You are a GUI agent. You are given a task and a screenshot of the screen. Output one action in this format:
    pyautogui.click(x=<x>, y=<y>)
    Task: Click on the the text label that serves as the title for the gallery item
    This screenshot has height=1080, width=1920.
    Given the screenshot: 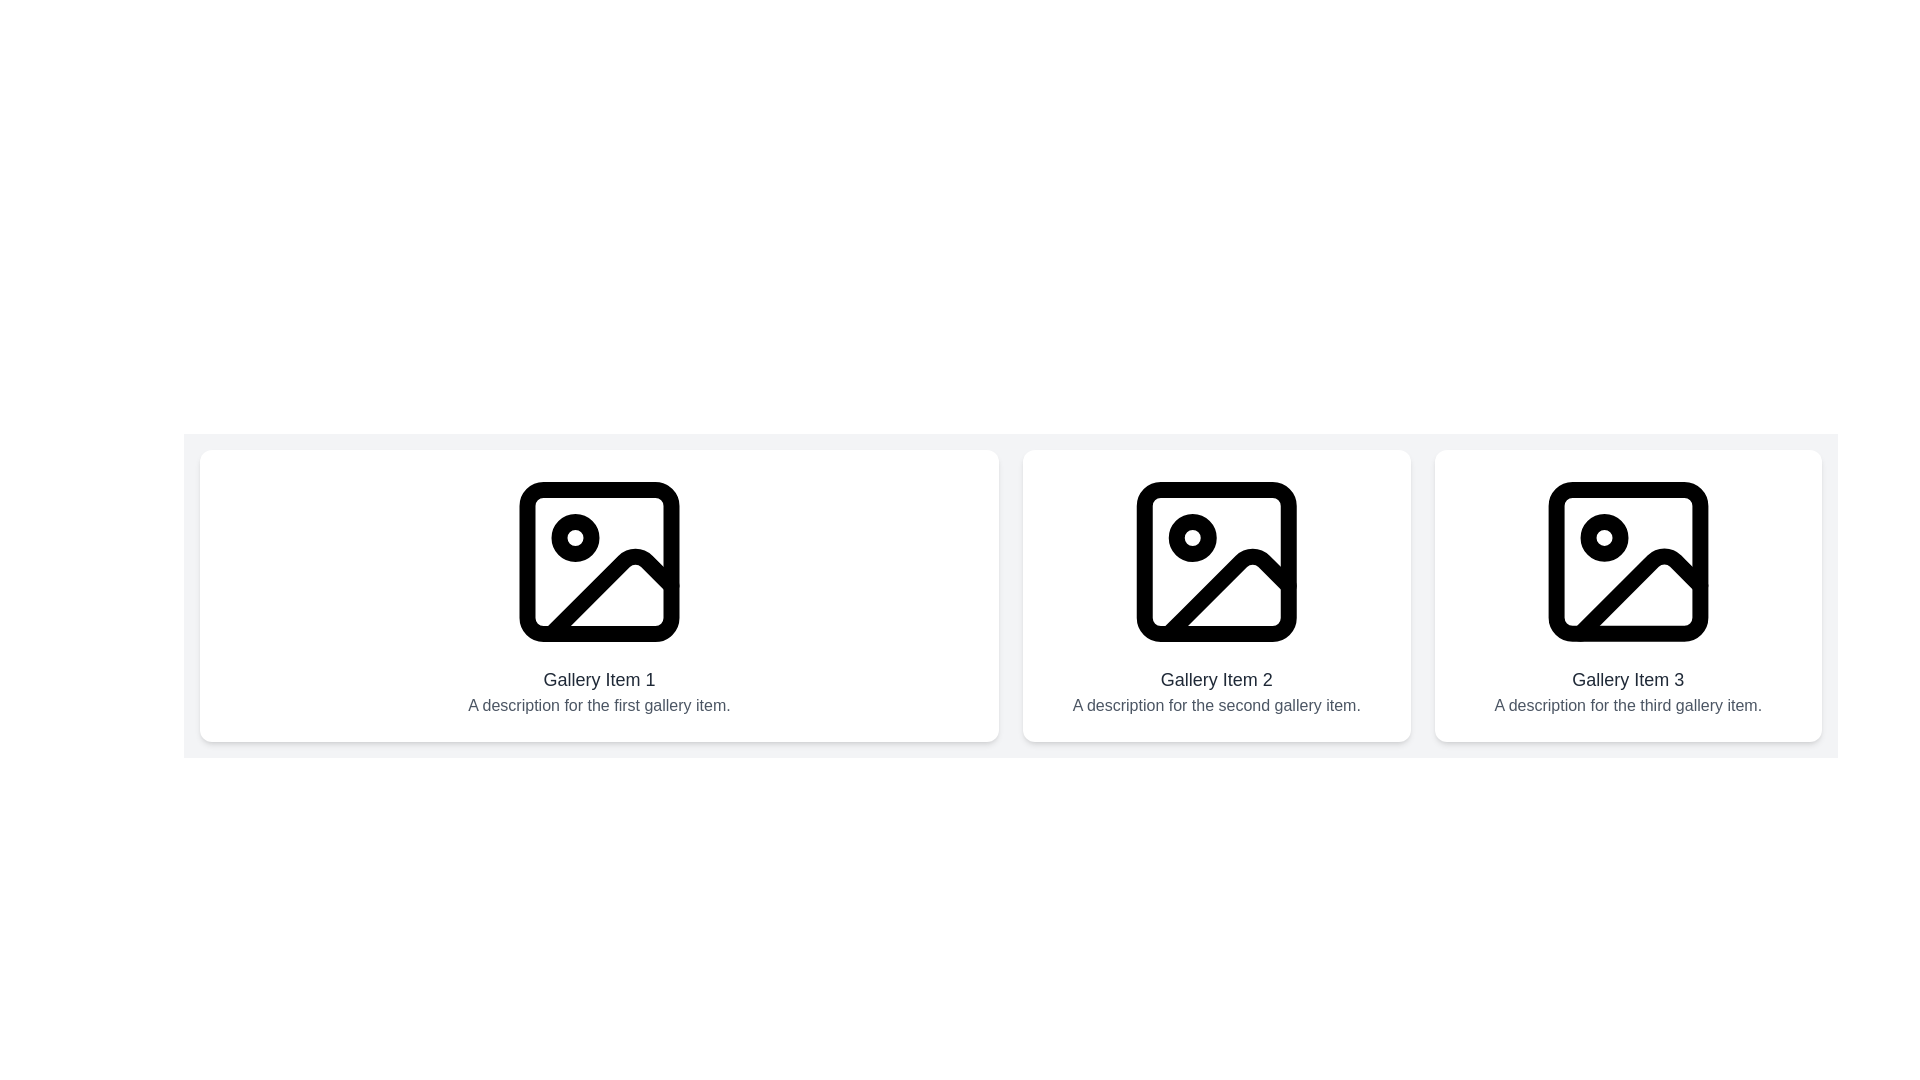 What is the action you would take?
    pyautogui.click(x=1215, y=678)
    